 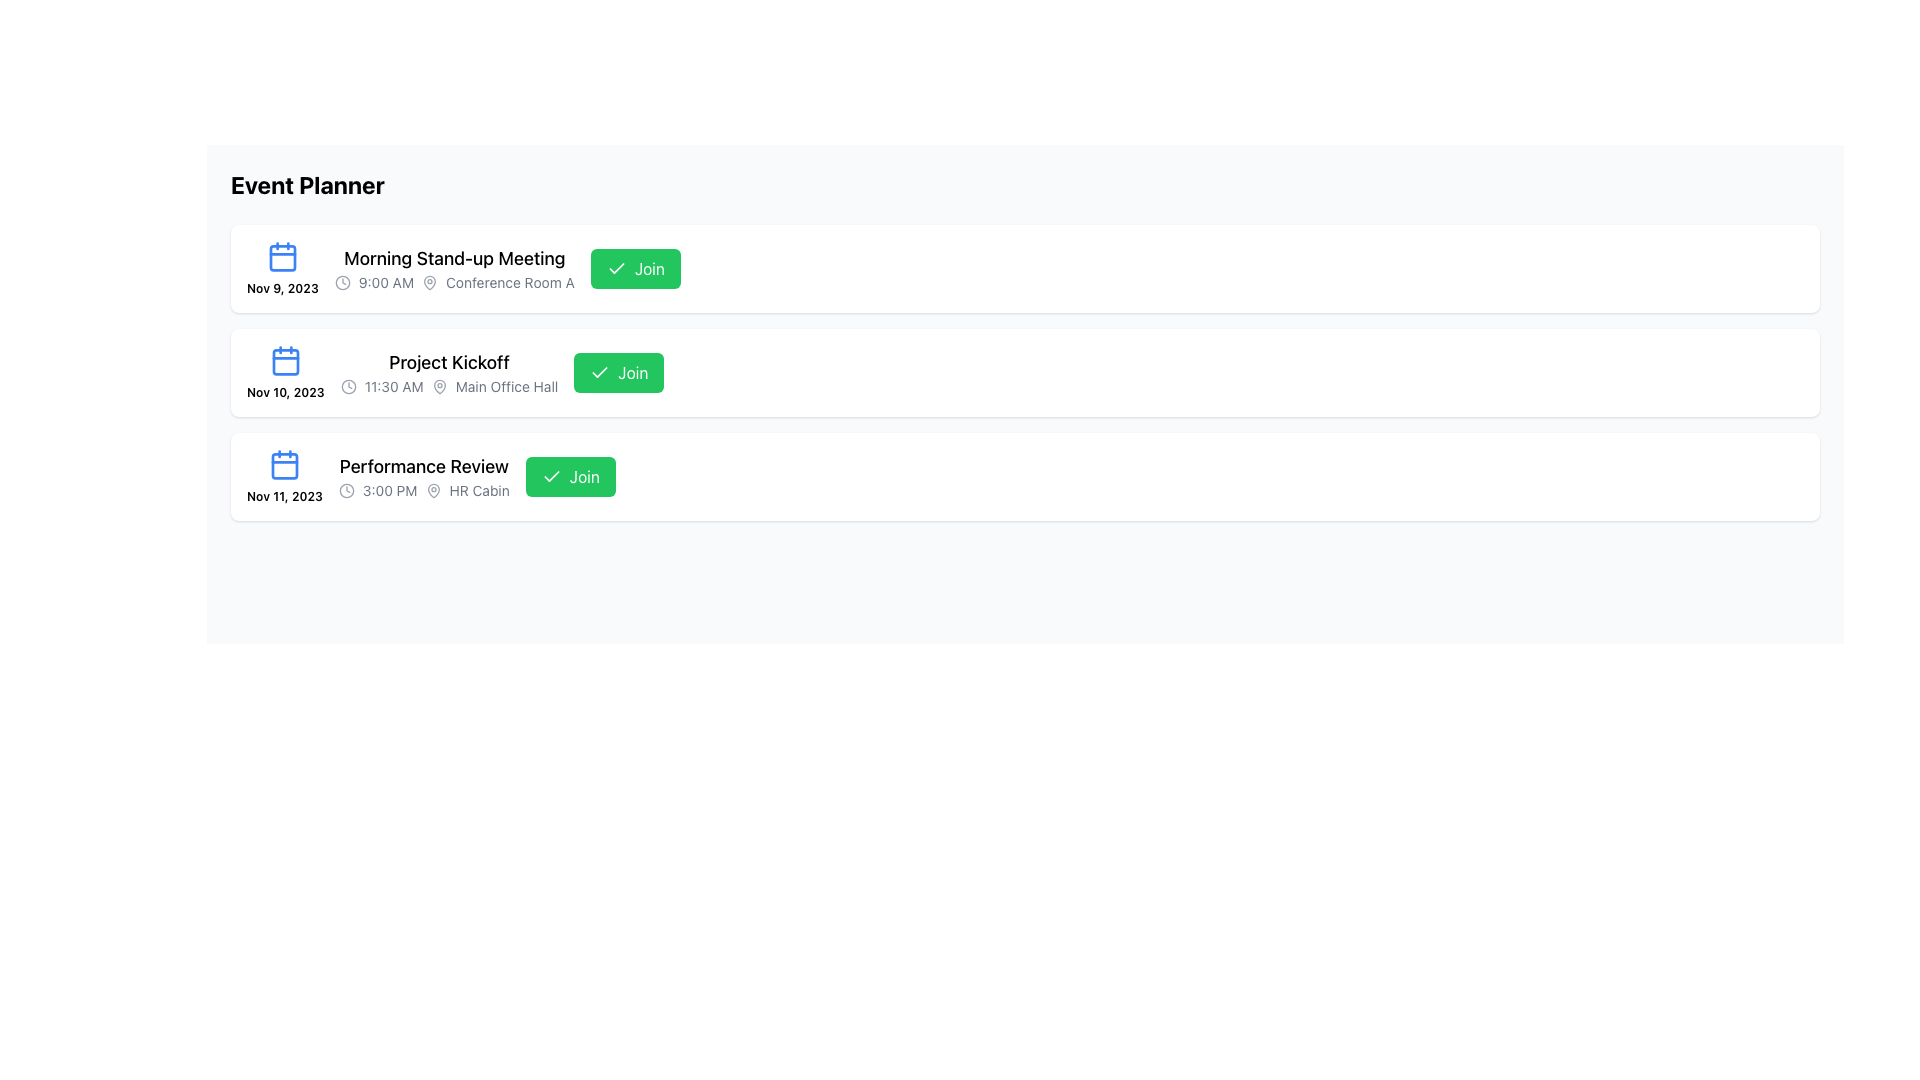 I want to click on the decorative component, which is a rectangle with rounded corners located inside the calendar icon for the 'Performance Review' event, so click(x=283, y=466).